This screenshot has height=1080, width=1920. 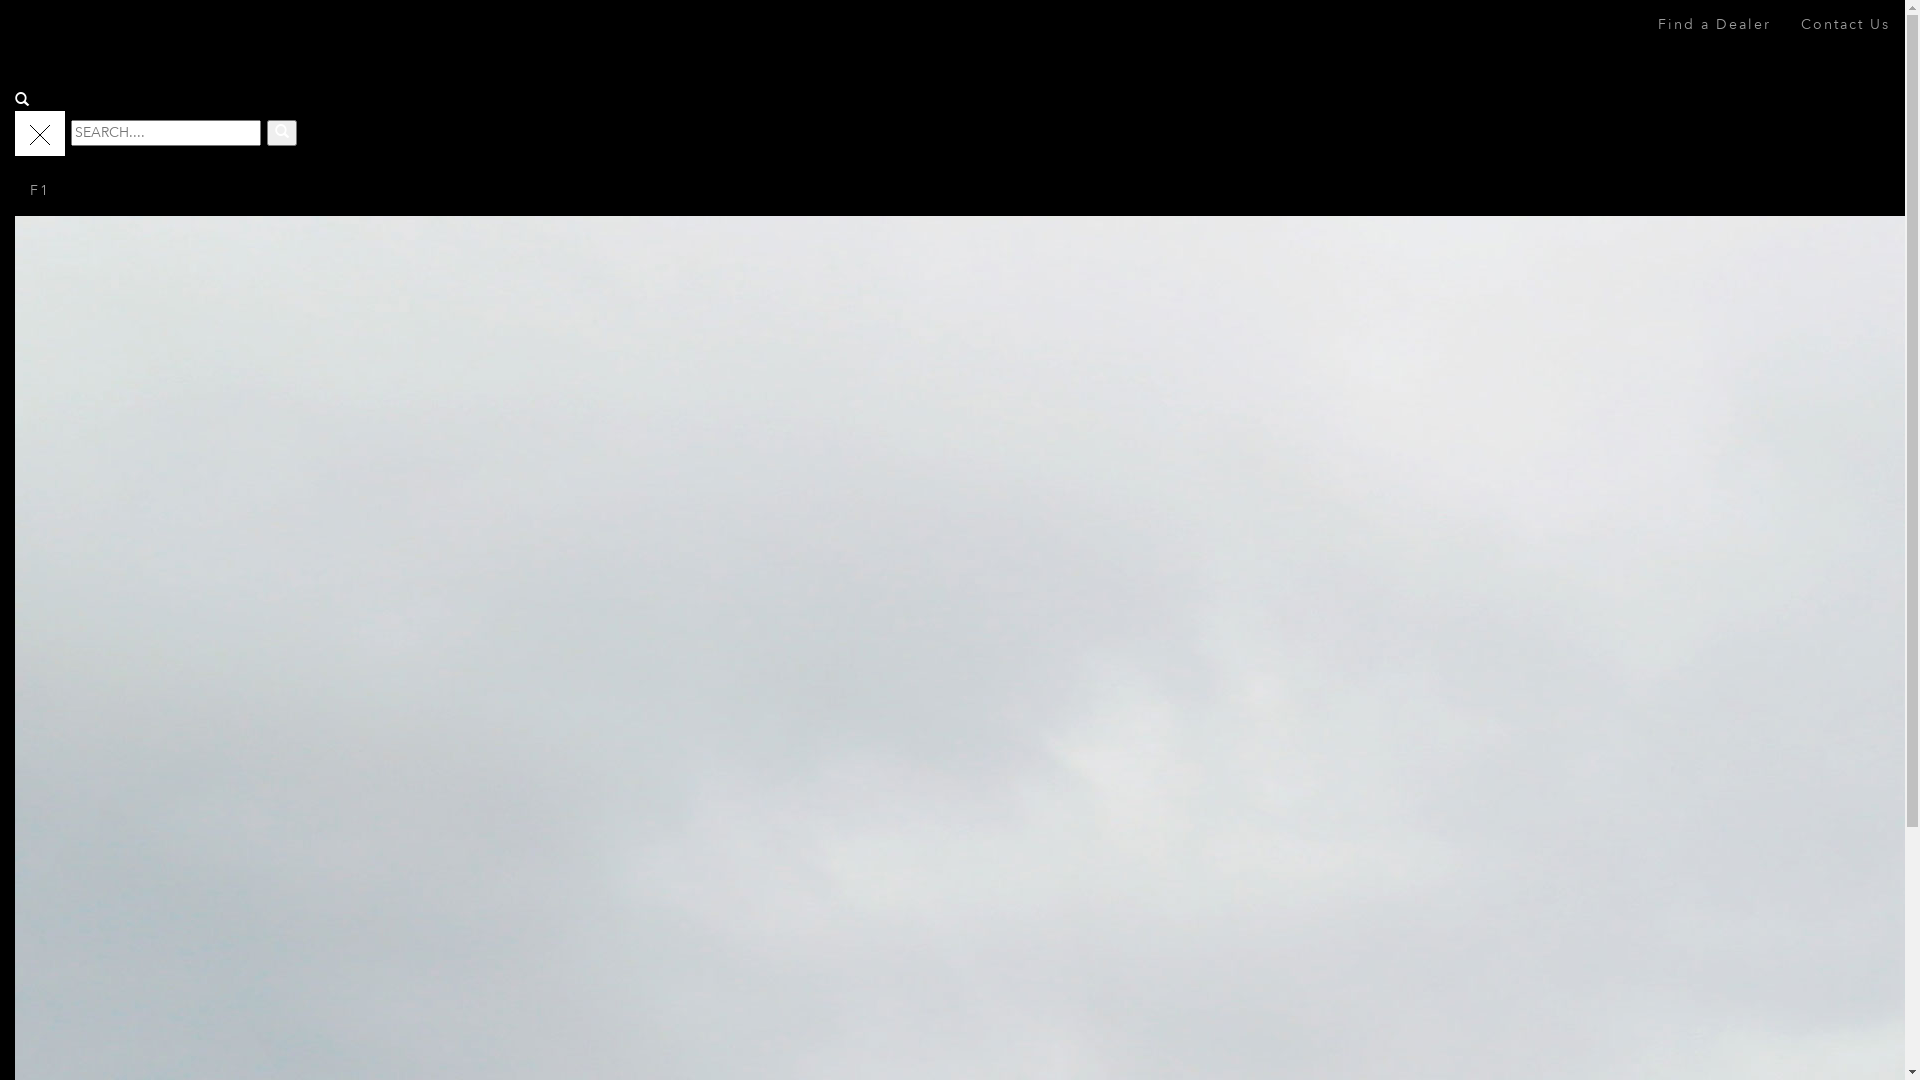 I want to click on 'Find a Dealer', so click(x=1713, y=24).